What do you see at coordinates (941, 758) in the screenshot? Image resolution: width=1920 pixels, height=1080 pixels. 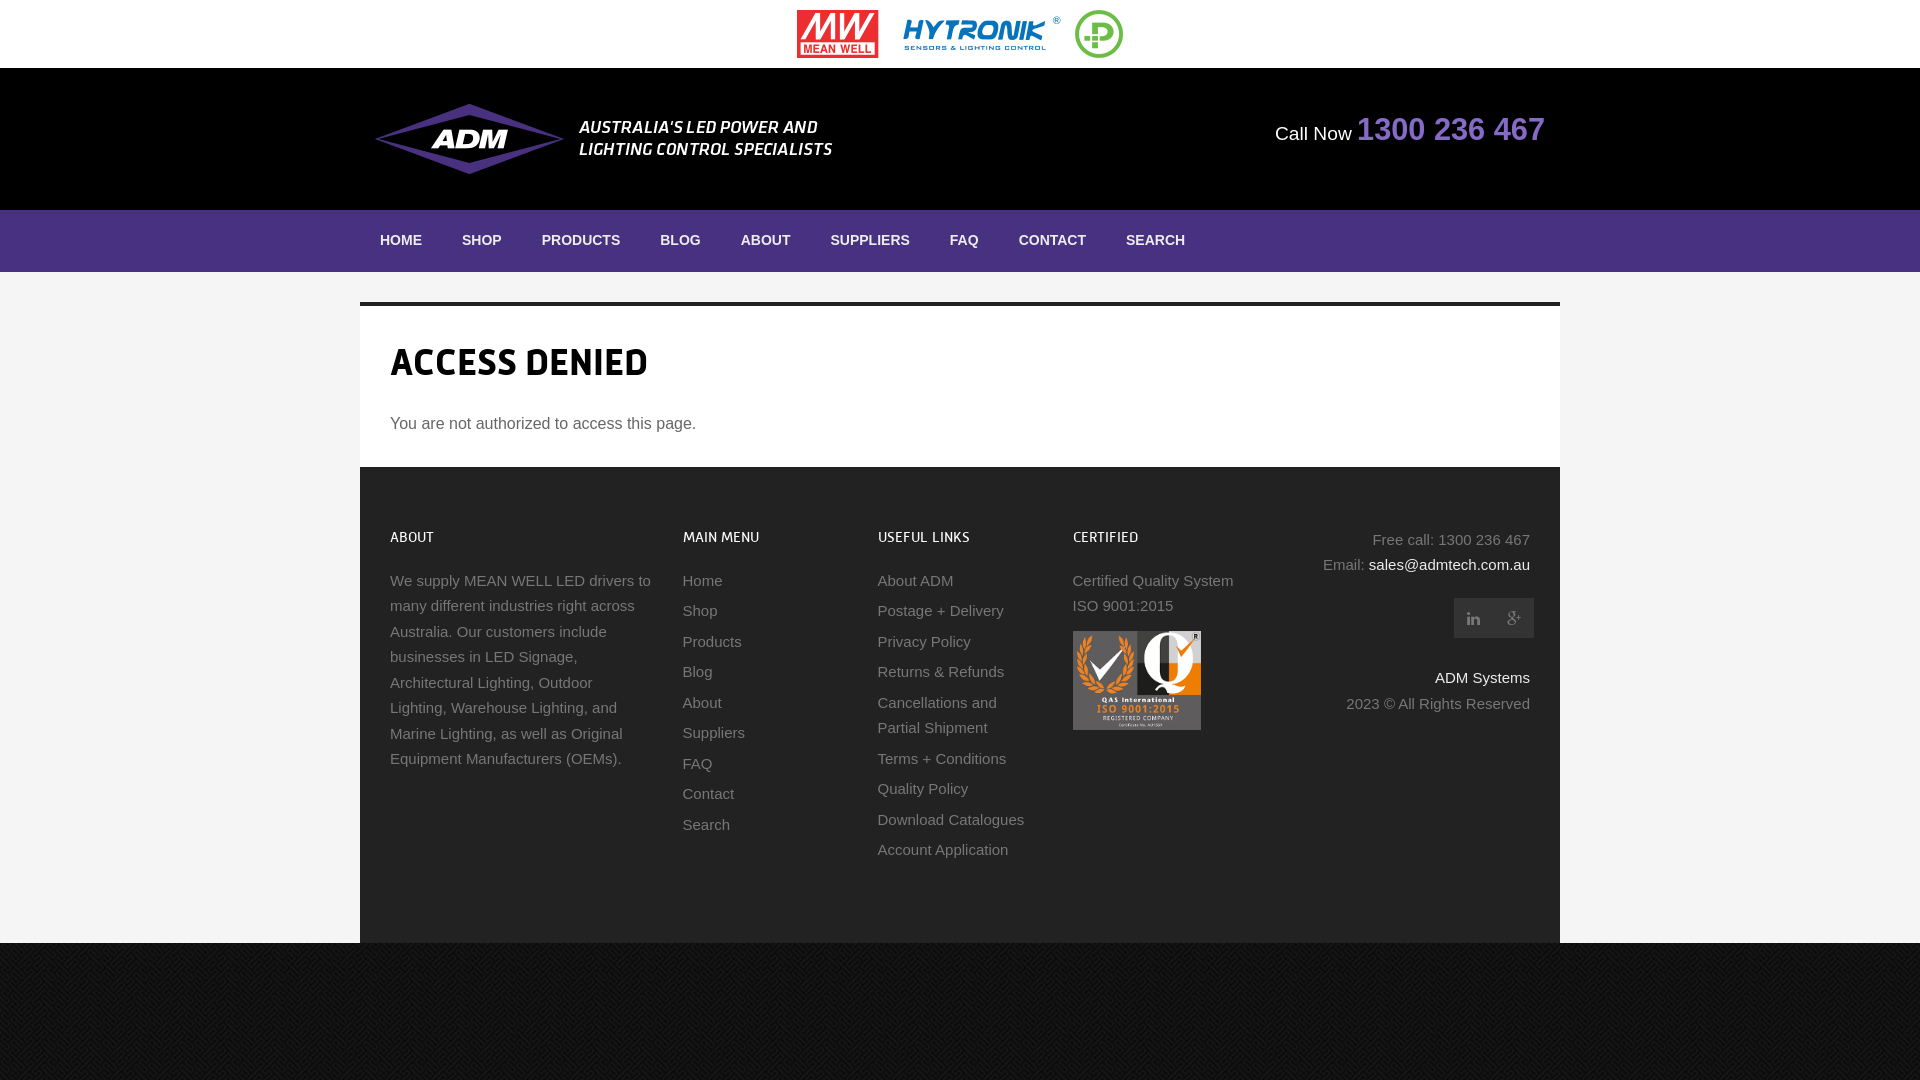 I see `'Terms + Conditions'` at bounding box center [941, 758].